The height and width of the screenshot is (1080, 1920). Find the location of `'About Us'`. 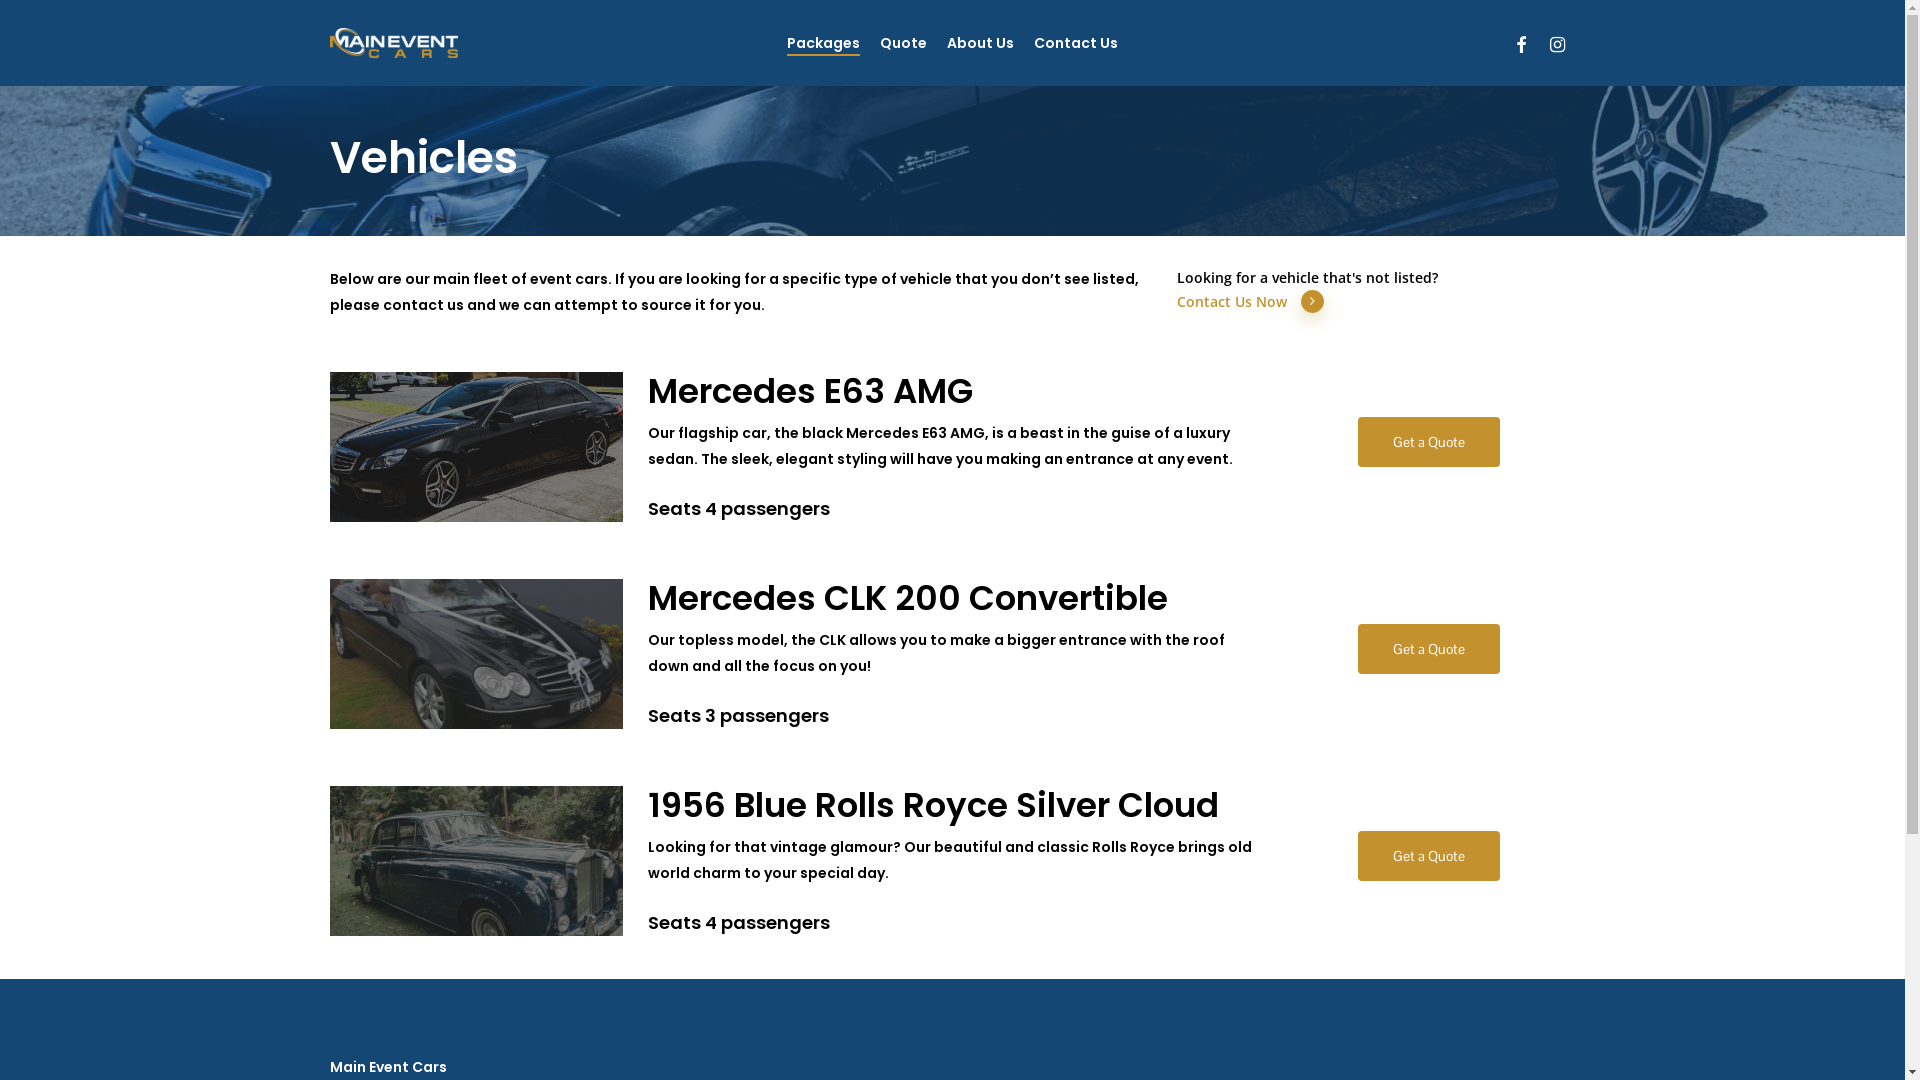

'About Us' is located at coordinates (980, 42).